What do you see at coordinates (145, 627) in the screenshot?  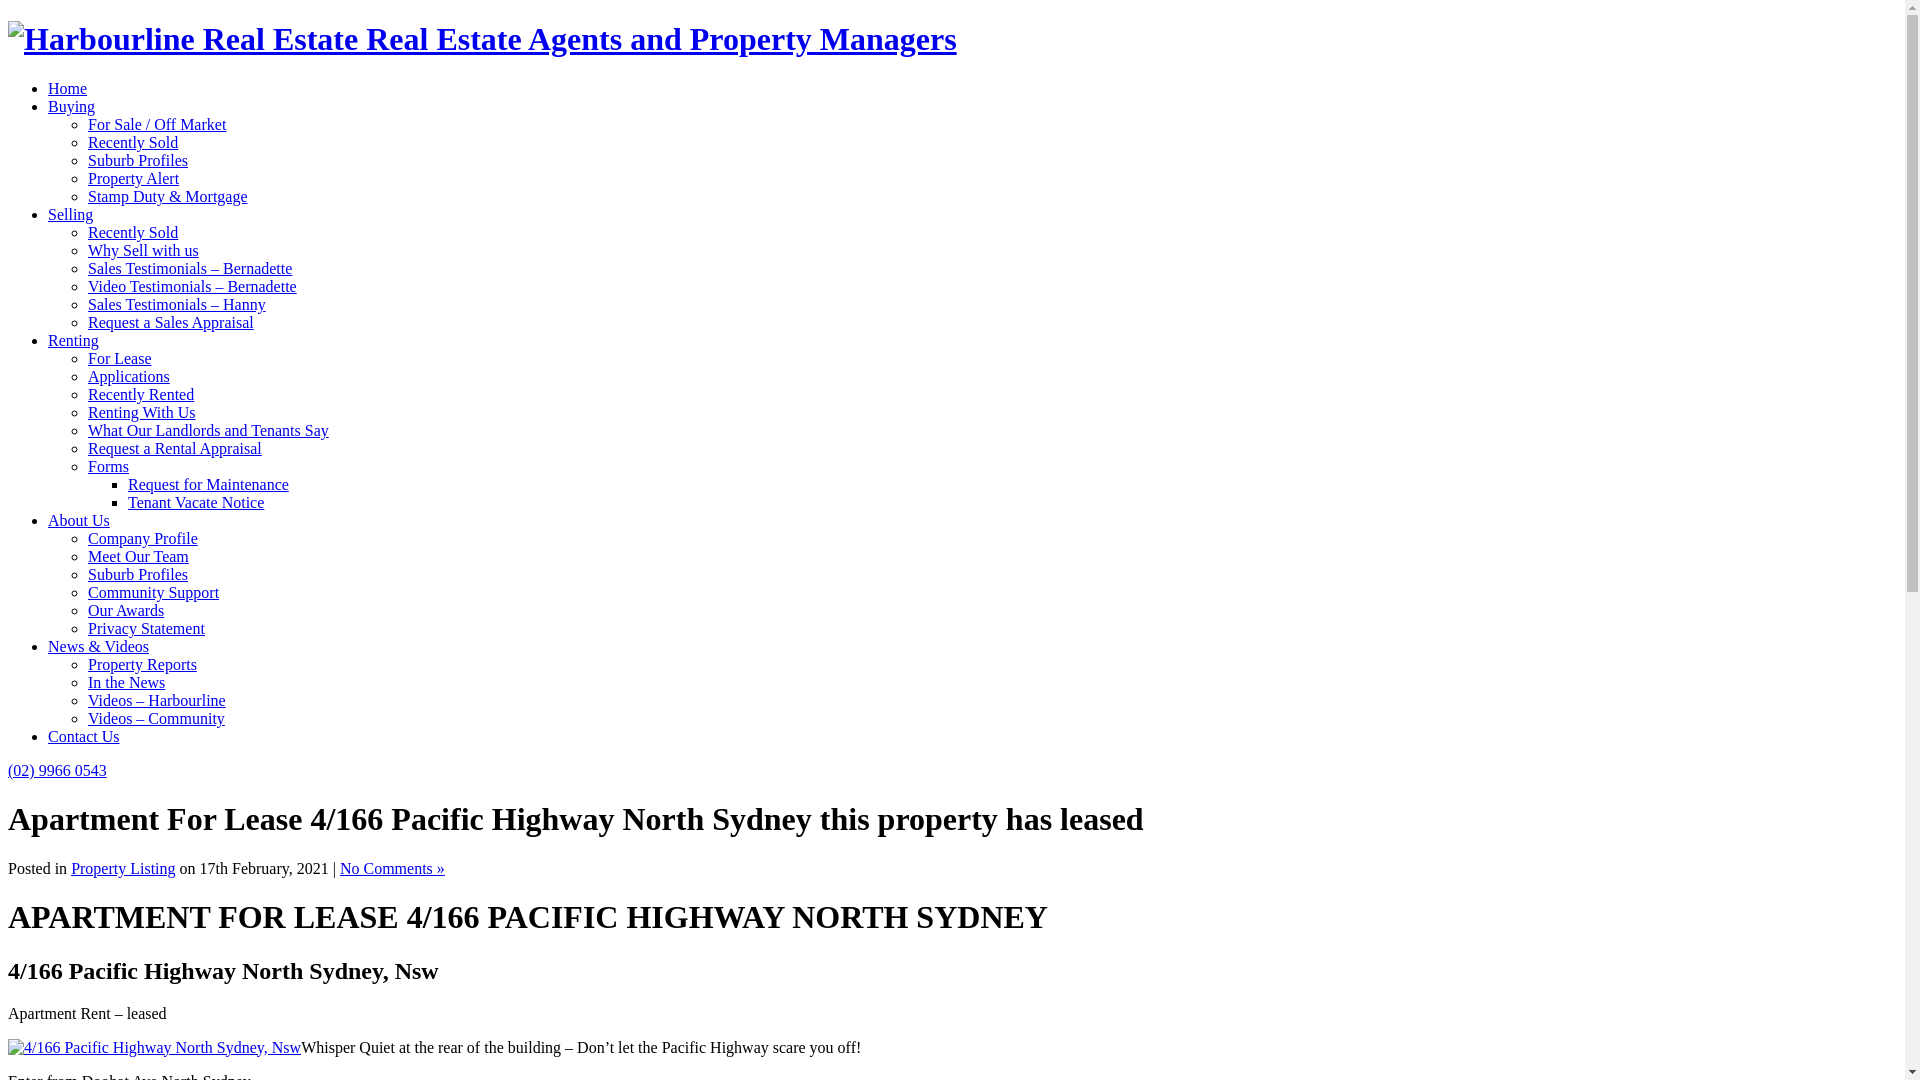 I see `'Privacy Statement'` at bounding box center [145, 627].